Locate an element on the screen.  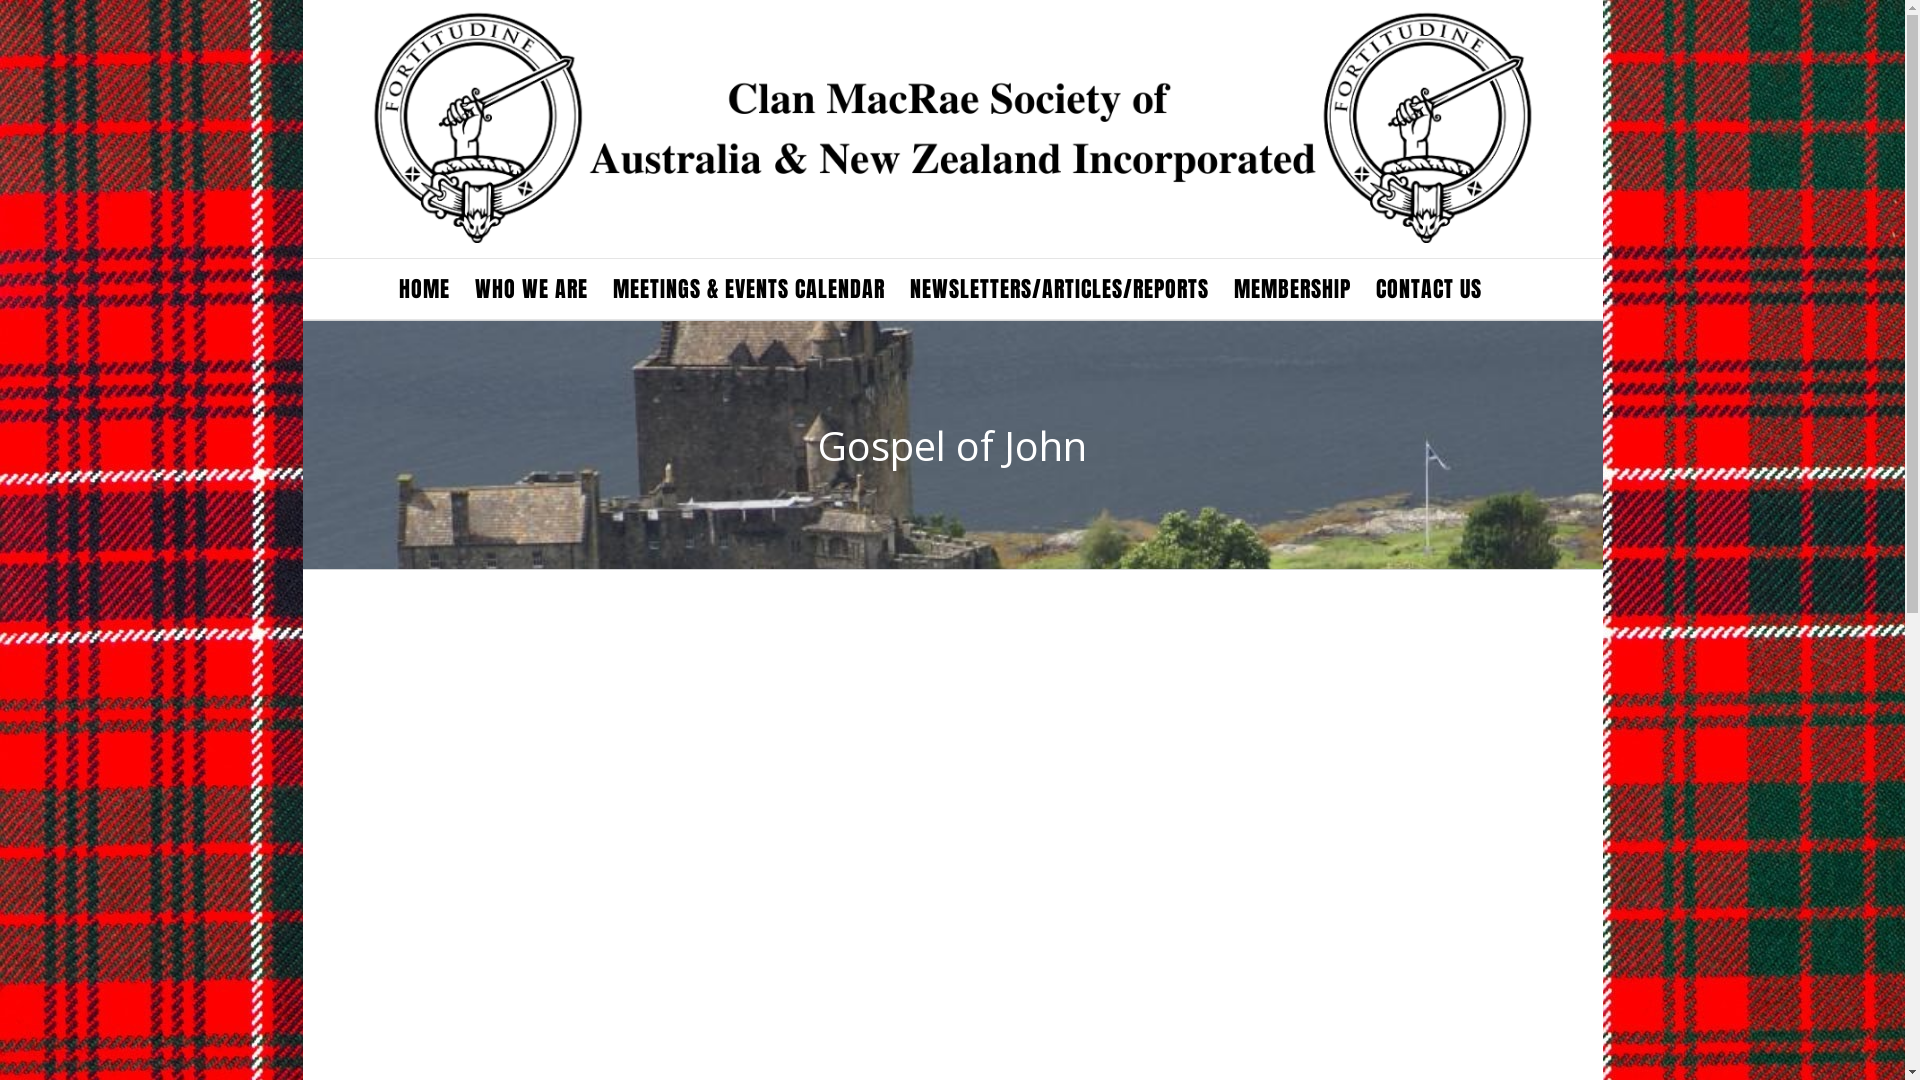
'CONTACT US' is located at coordinates (1428, 289).